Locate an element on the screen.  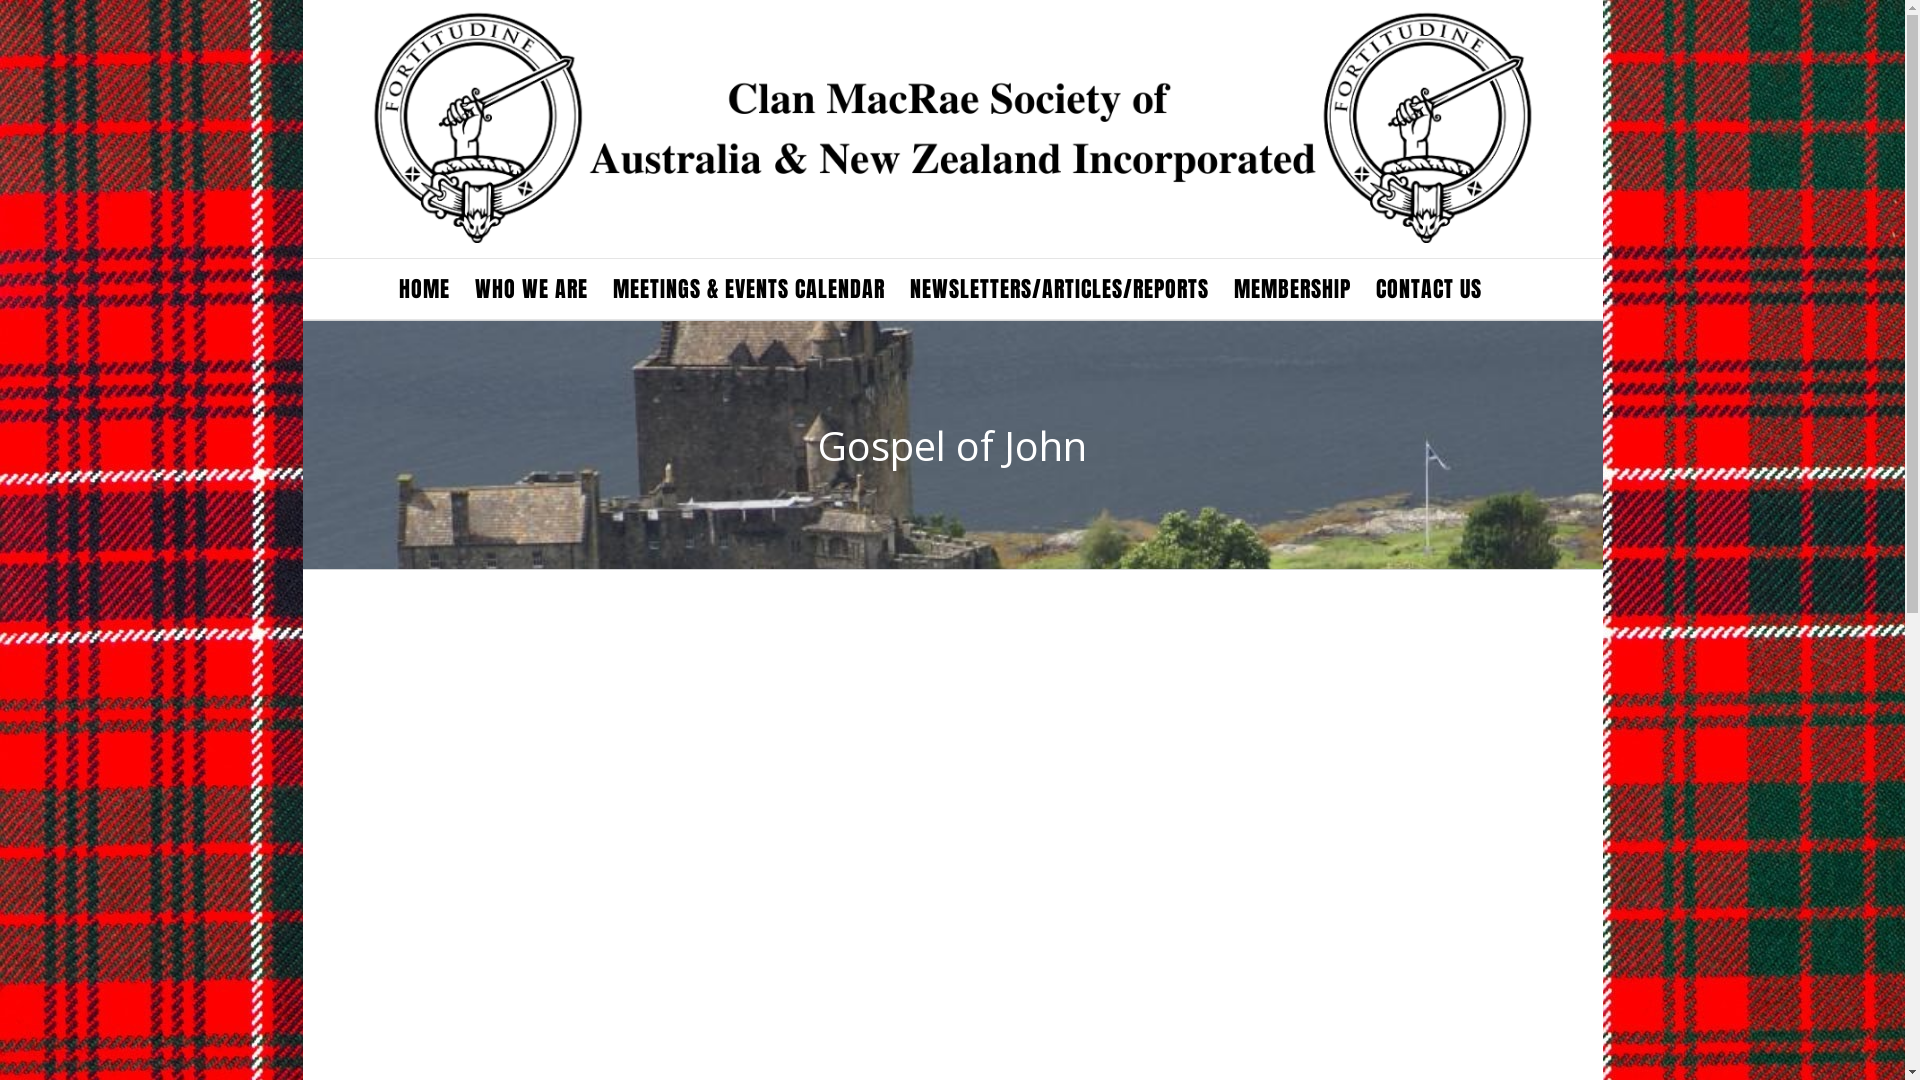
'CONTACT US' is located at coordinates (1428, 289).